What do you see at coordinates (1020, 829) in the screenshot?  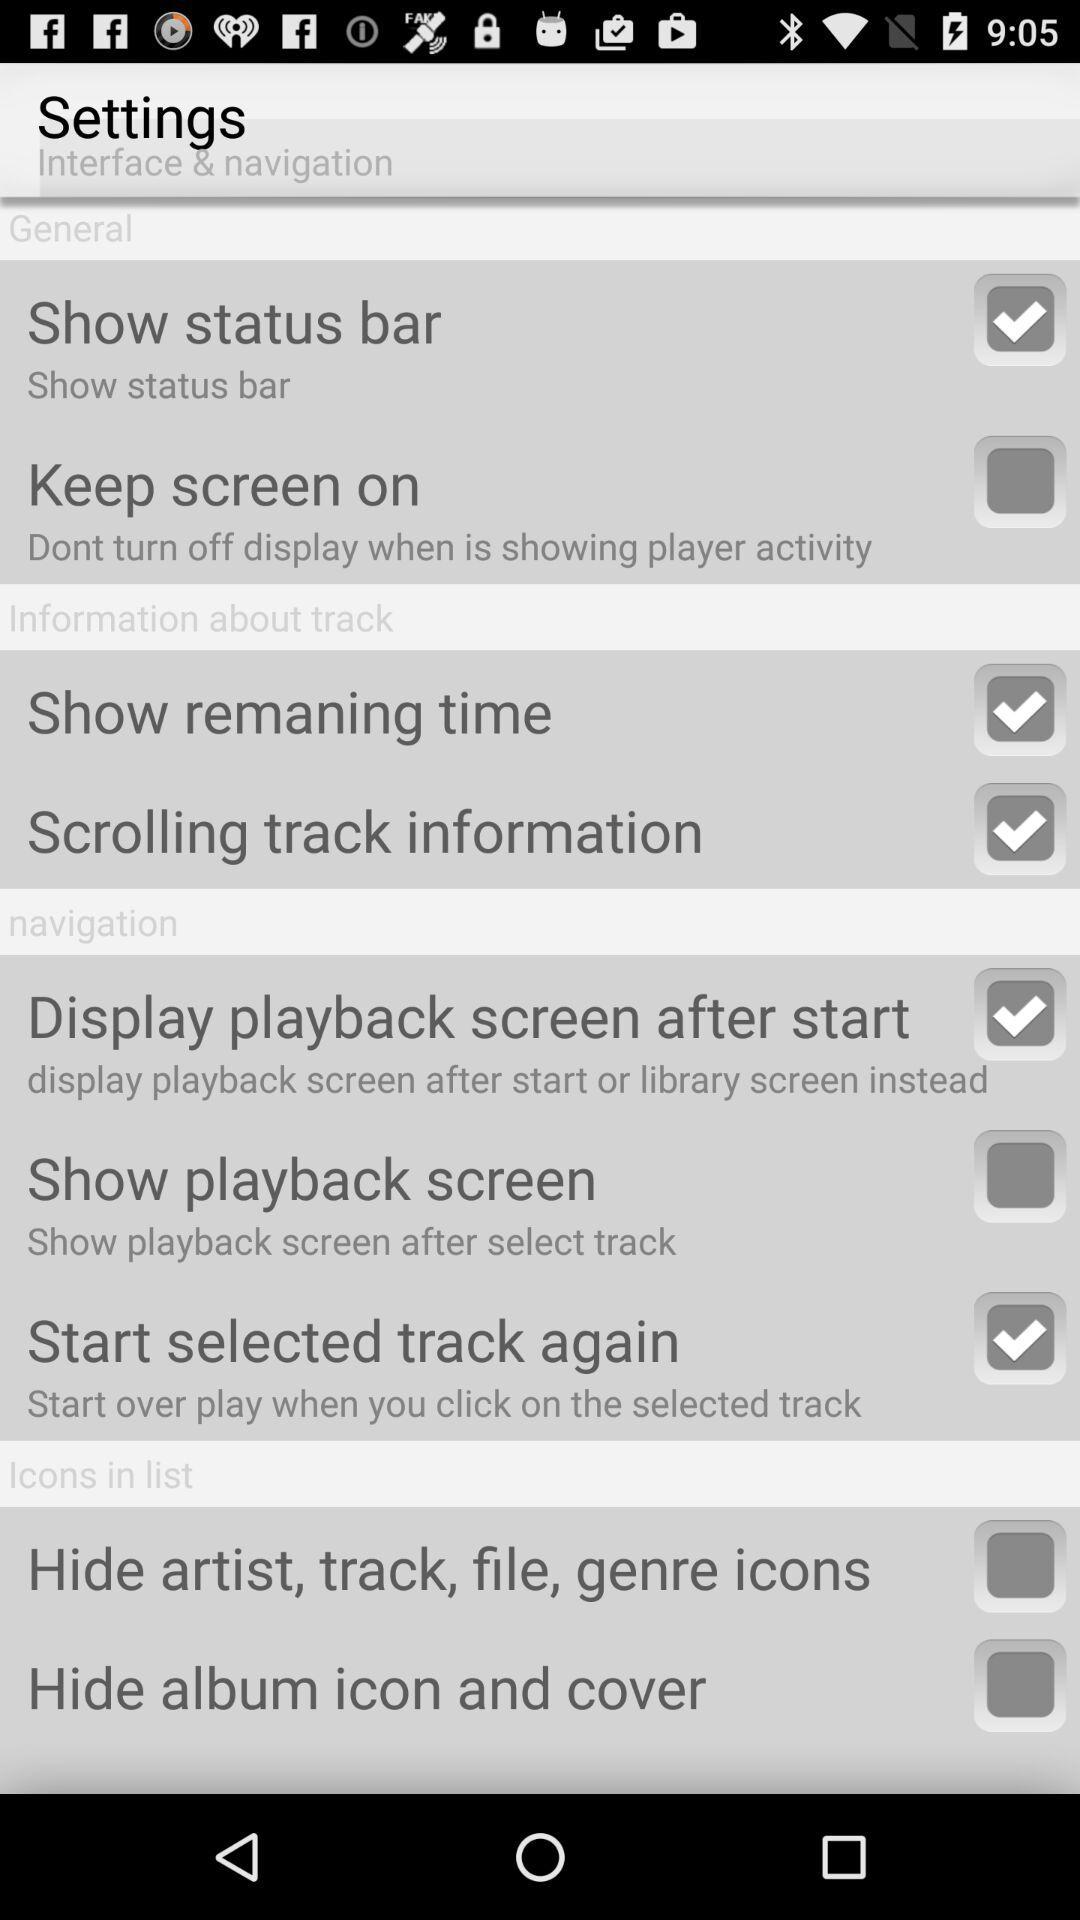 I see `scrolling track information option` at bounding box center [1020, 829].